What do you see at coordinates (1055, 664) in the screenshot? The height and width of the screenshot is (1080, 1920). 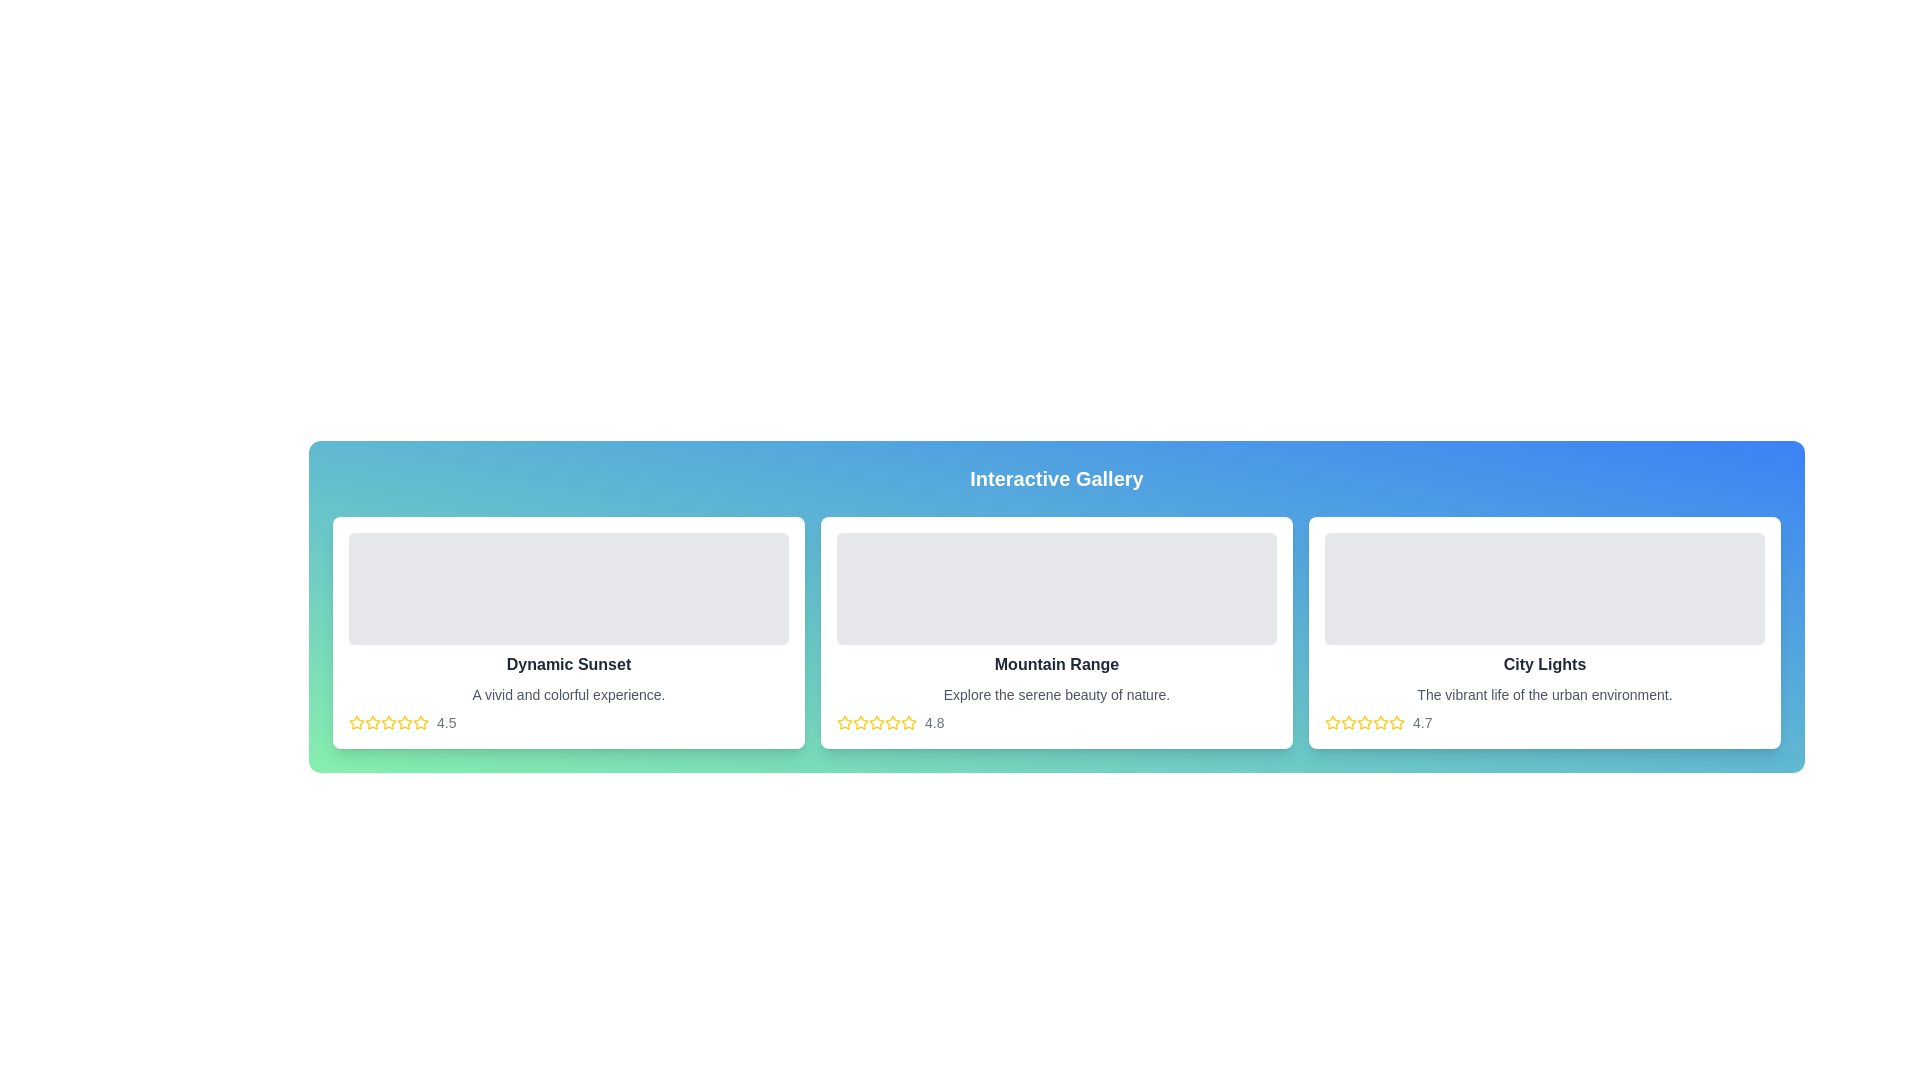 I see `text label displaying 'Mountain Range' which is styled in bold dark gray font and located within a white card beneath a gray rectangle placeholder` at bounding box center [1055, 664].